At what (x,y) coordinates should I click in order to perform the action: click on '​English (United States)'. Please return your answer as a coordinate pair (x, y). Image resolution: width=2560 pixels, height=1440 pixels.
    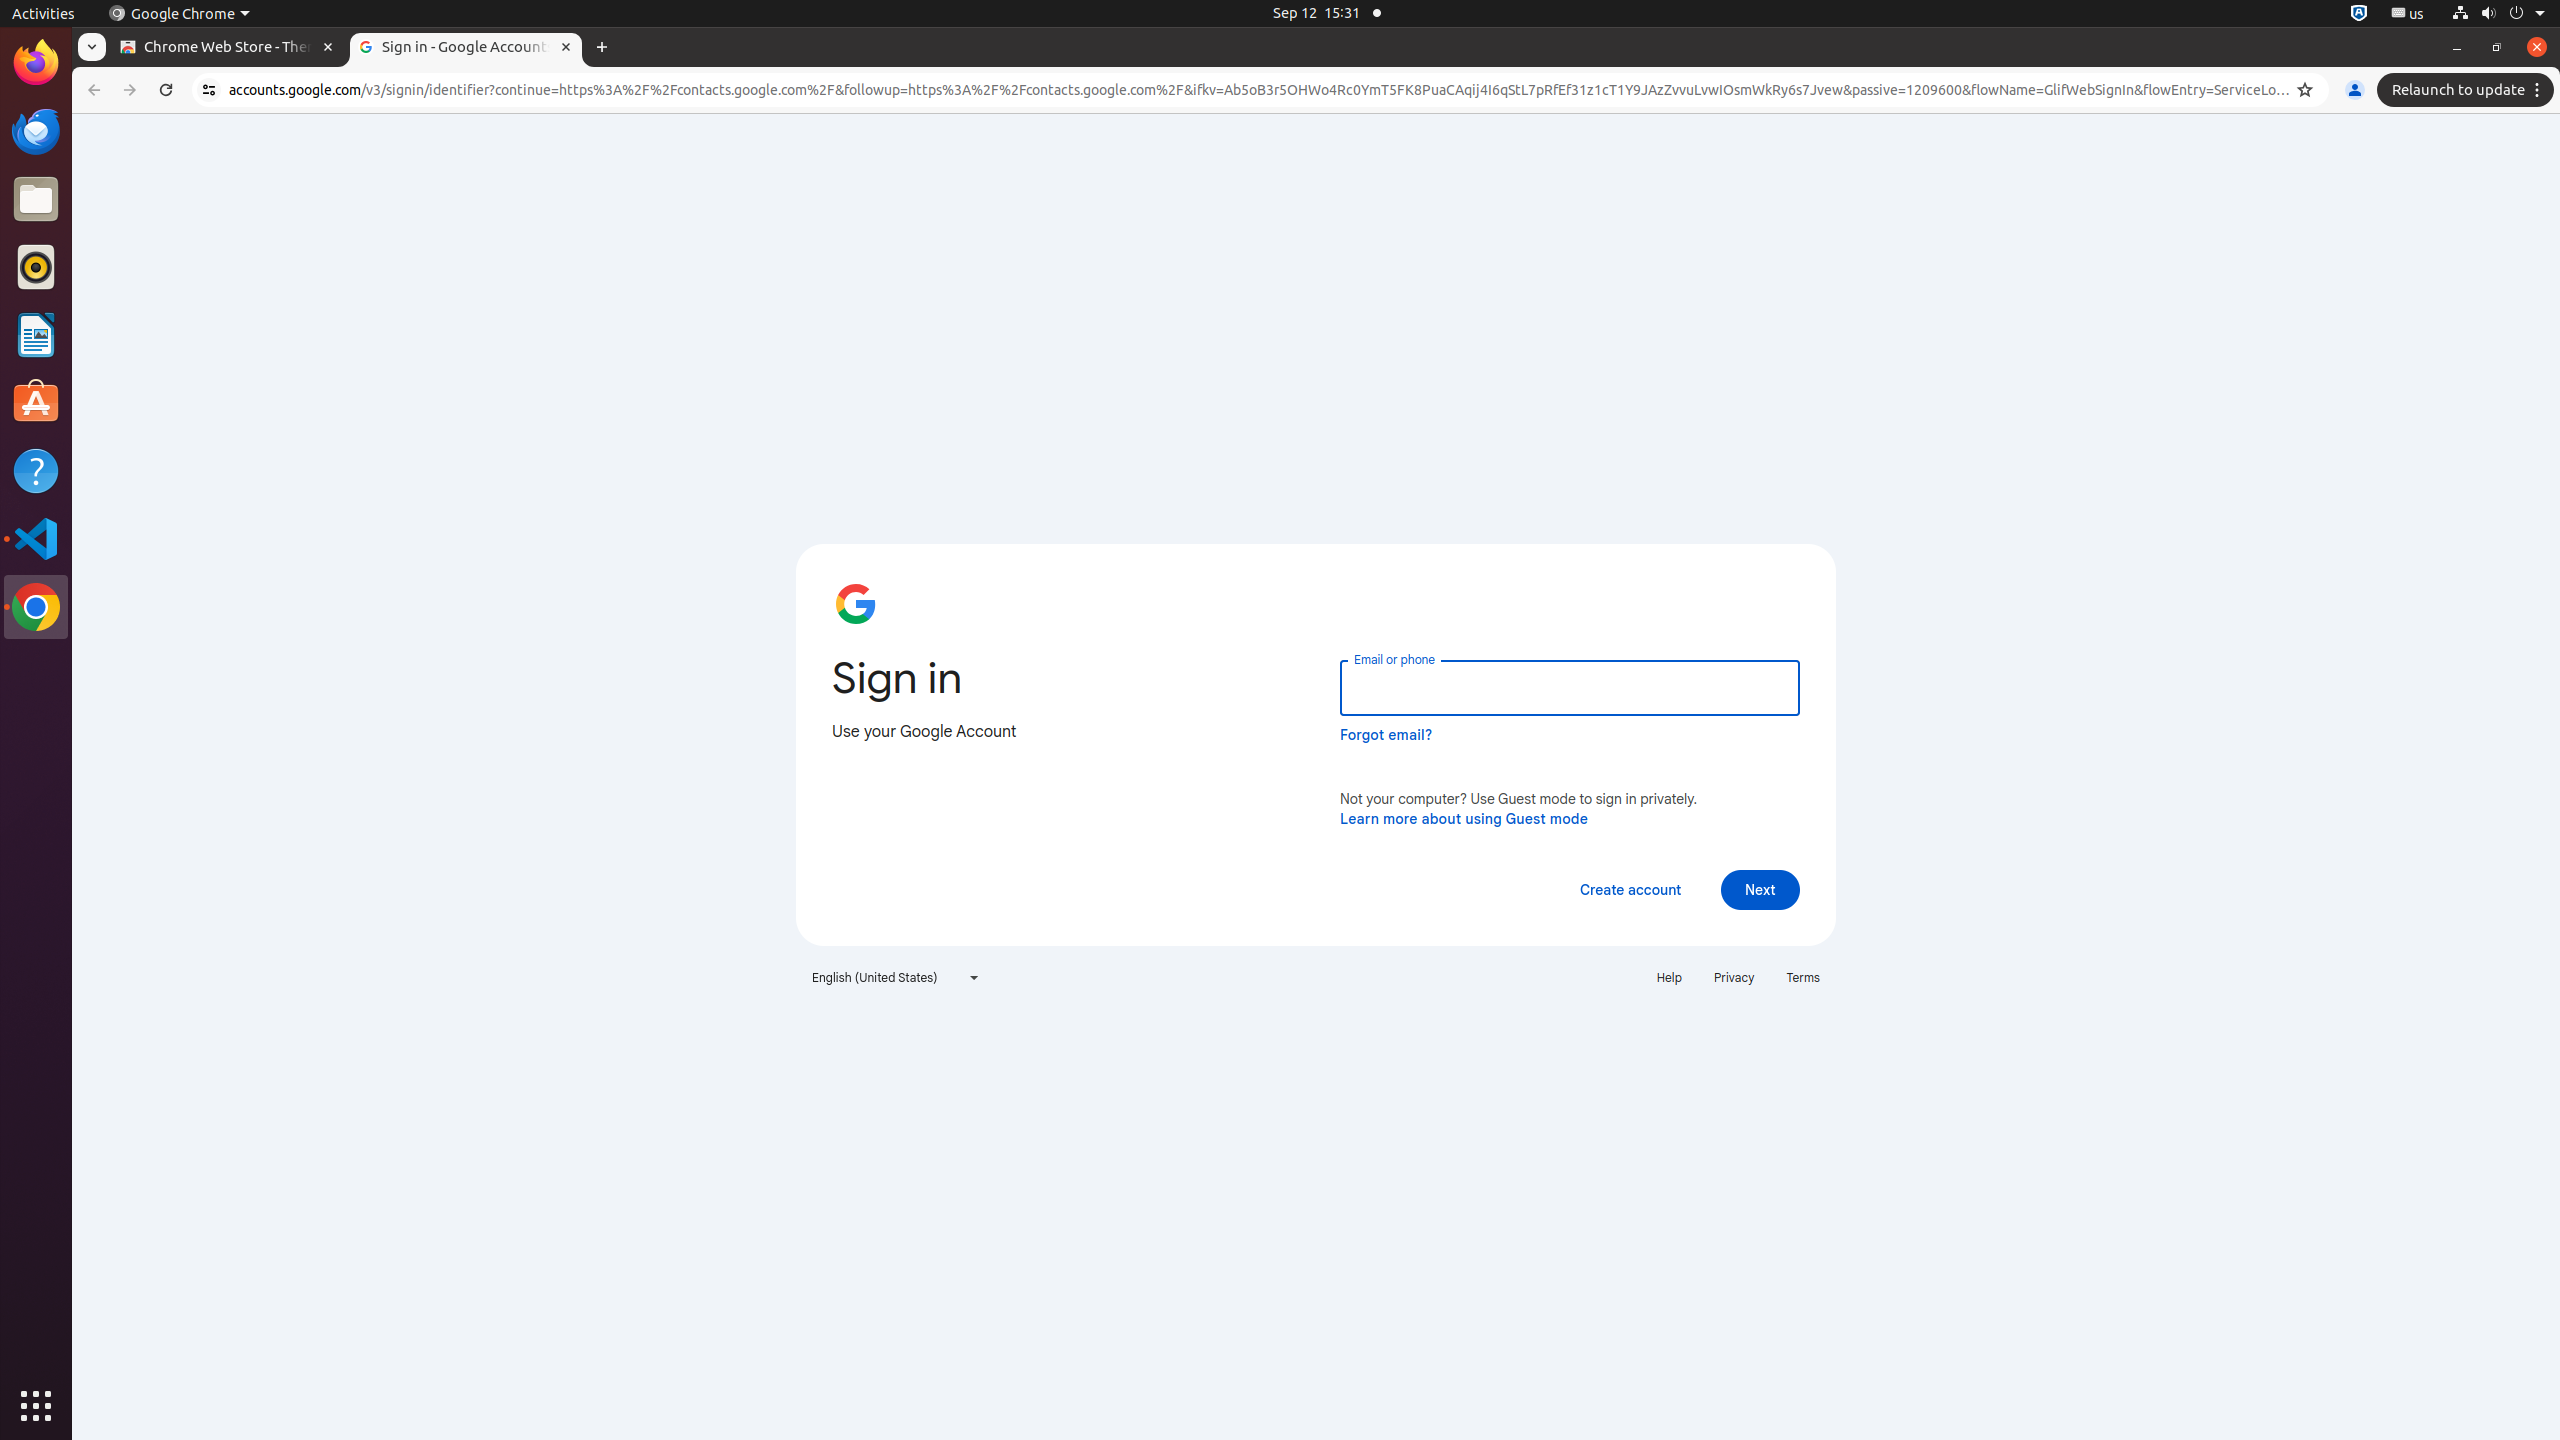
    Looking at the image, I should click on (896, 977).